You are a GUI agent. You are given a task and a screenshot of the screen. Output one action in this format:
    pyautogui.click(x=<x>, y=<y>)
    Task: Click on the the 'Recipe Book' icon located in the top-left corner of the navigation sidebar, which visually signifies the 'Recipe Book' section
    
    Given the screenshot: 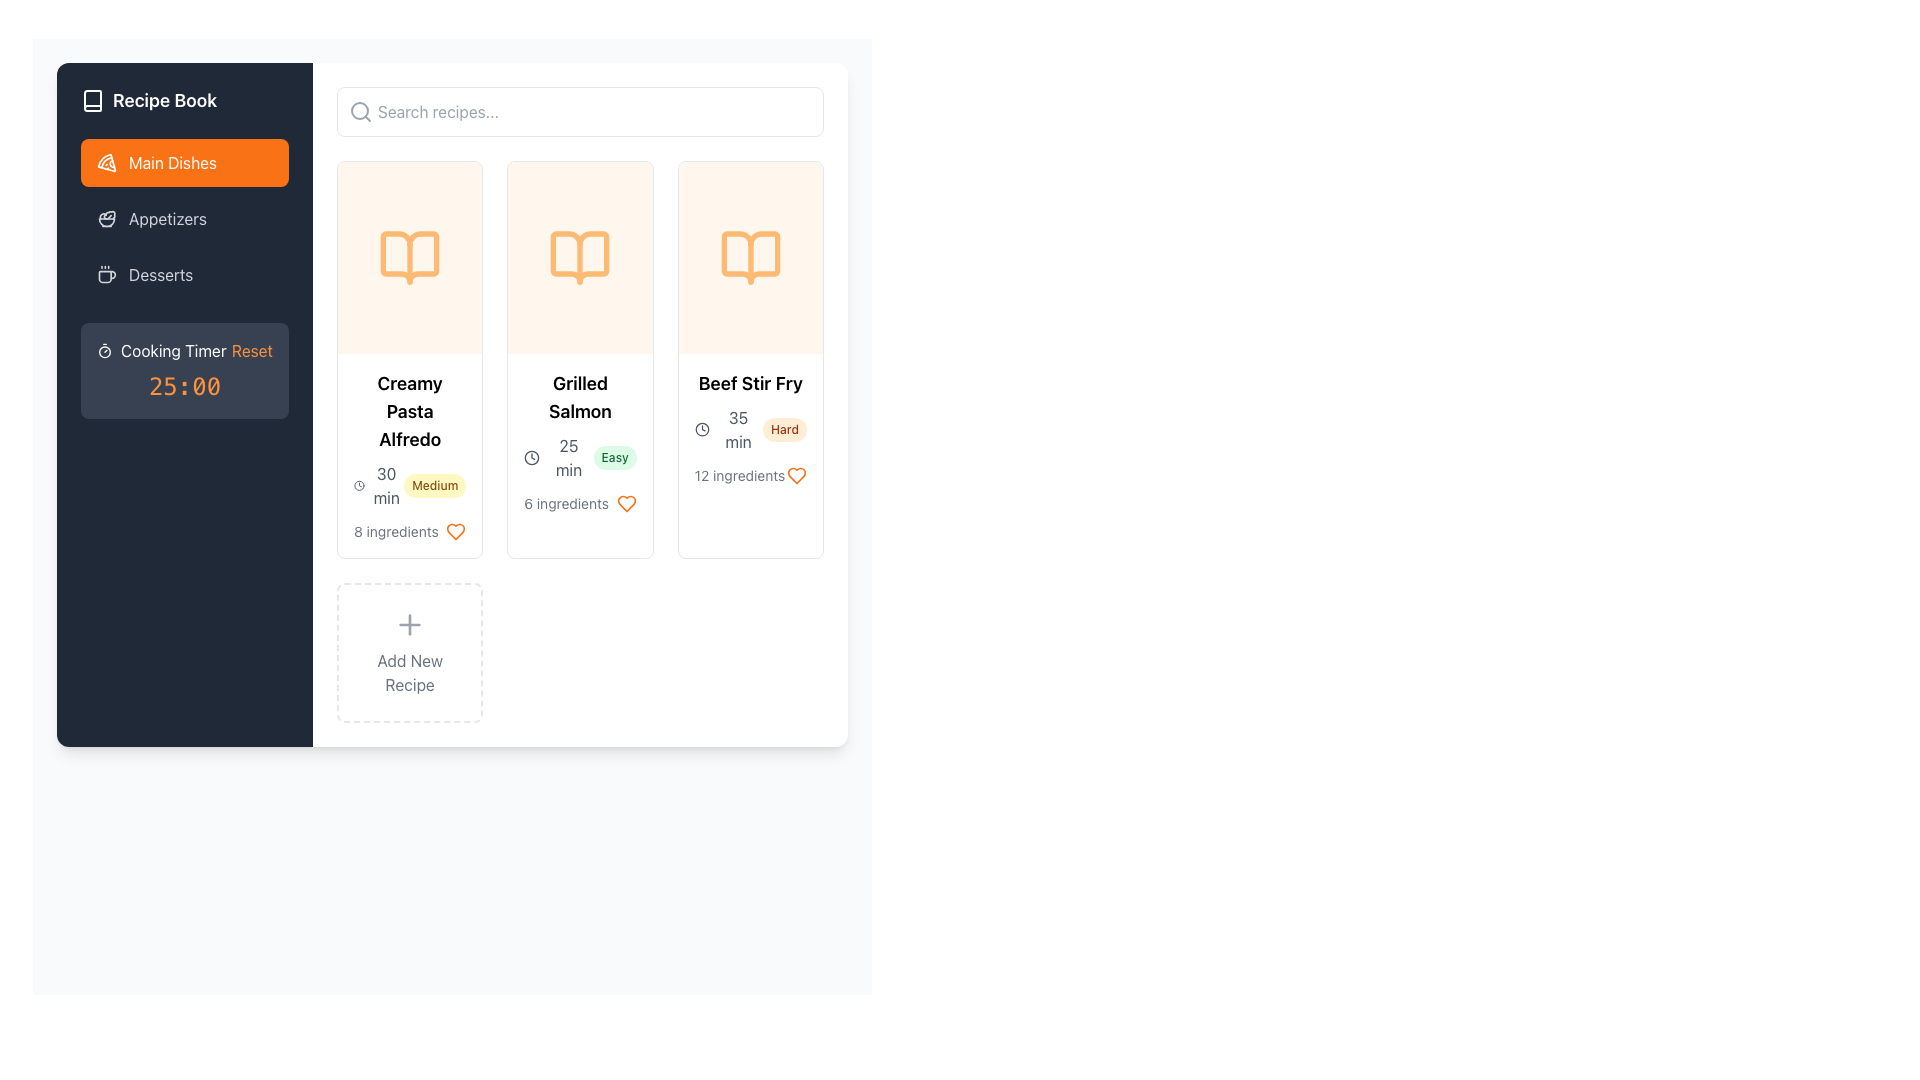 What is the action you would take?
    pyautogui.click(x=91, y=100)
    